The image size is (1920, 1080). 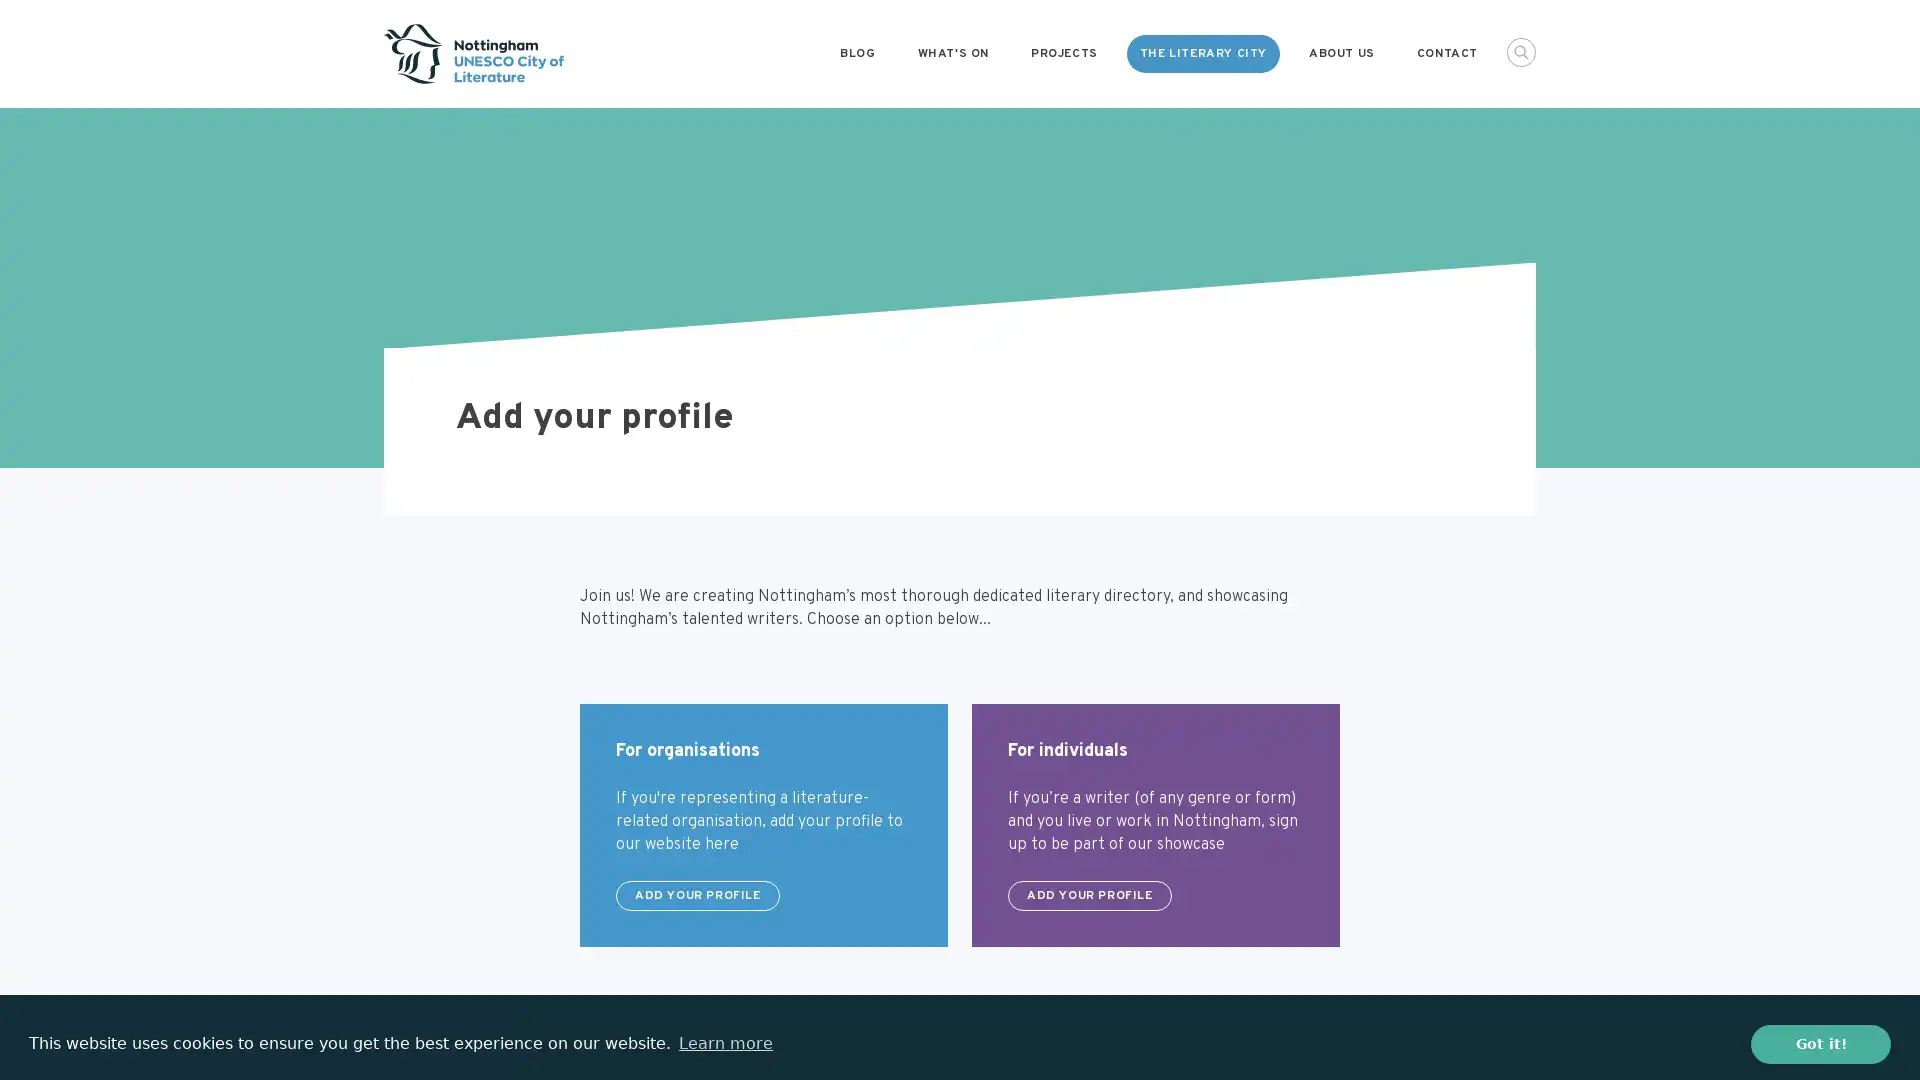 I want to click on learn more about cookies, so click(x=724, y=1043).